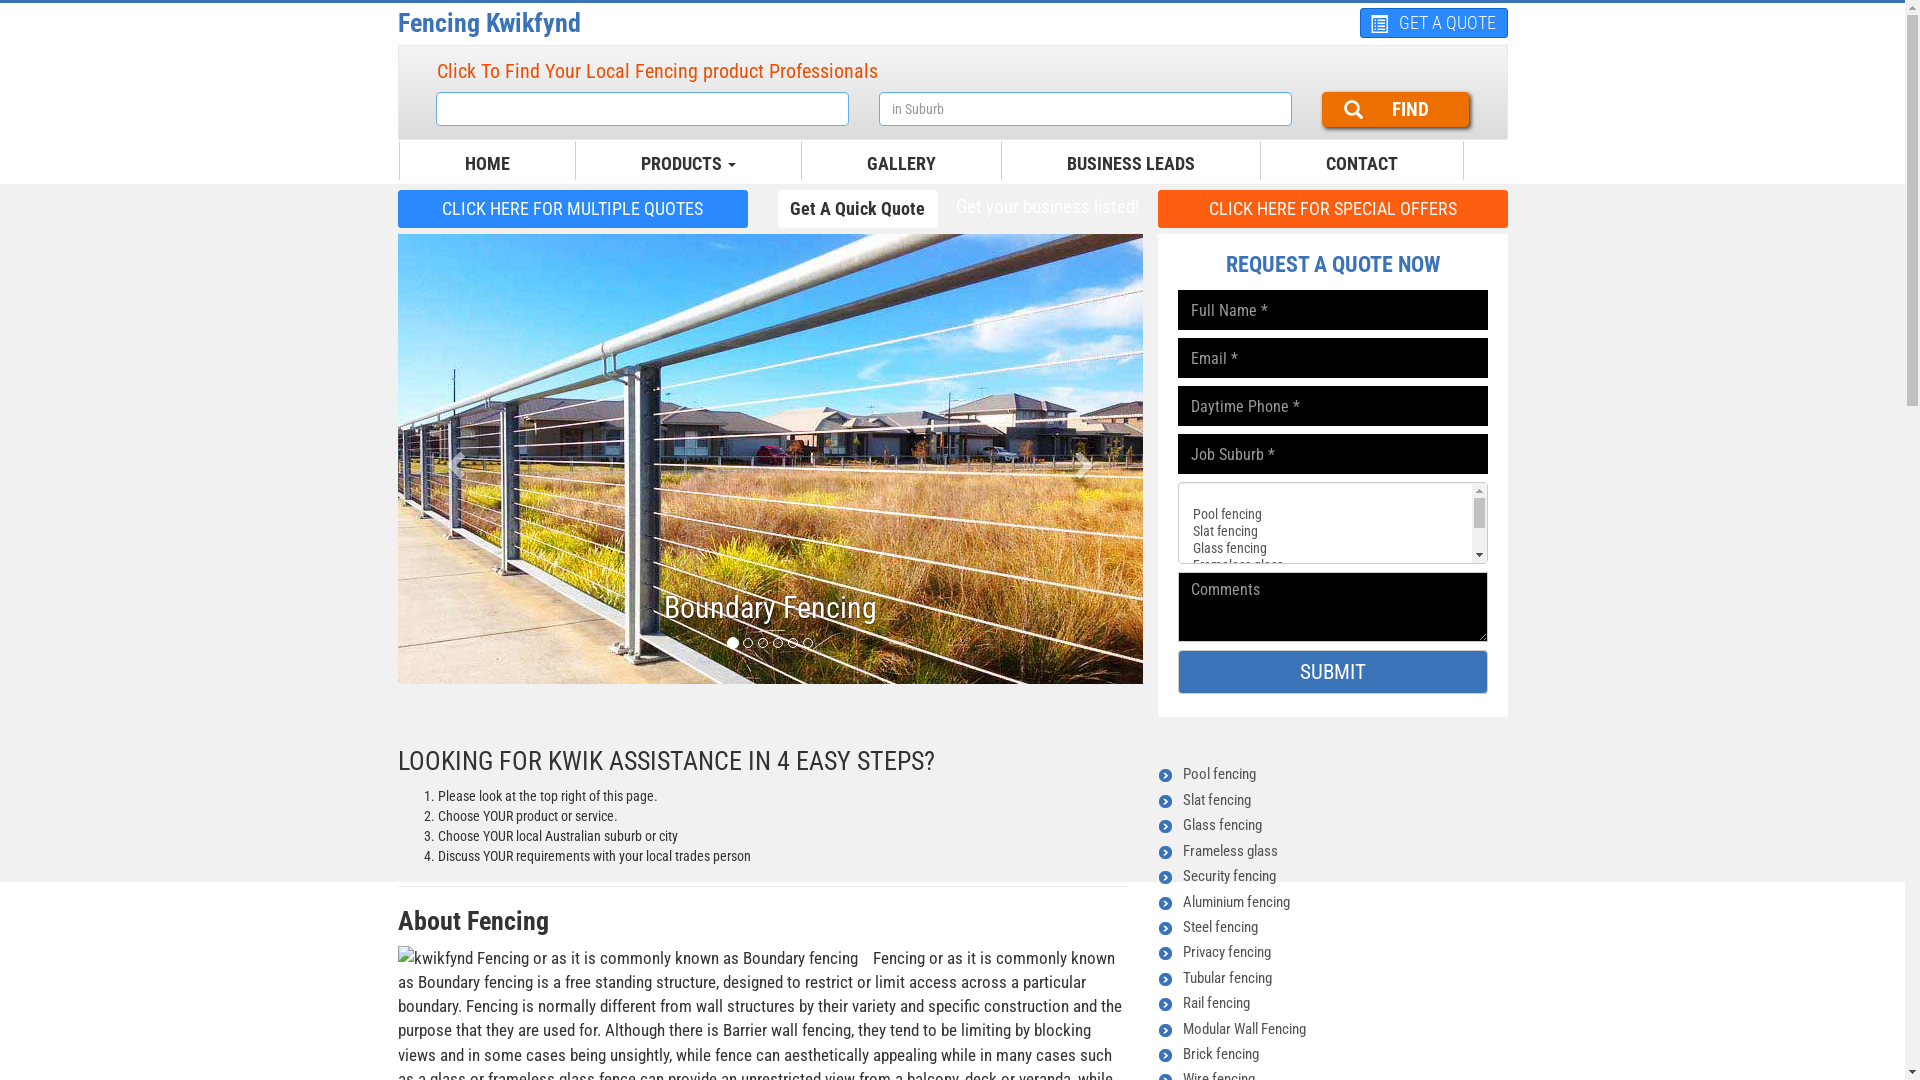  I want to click on 'Pool fencing', so click(1217, 773).